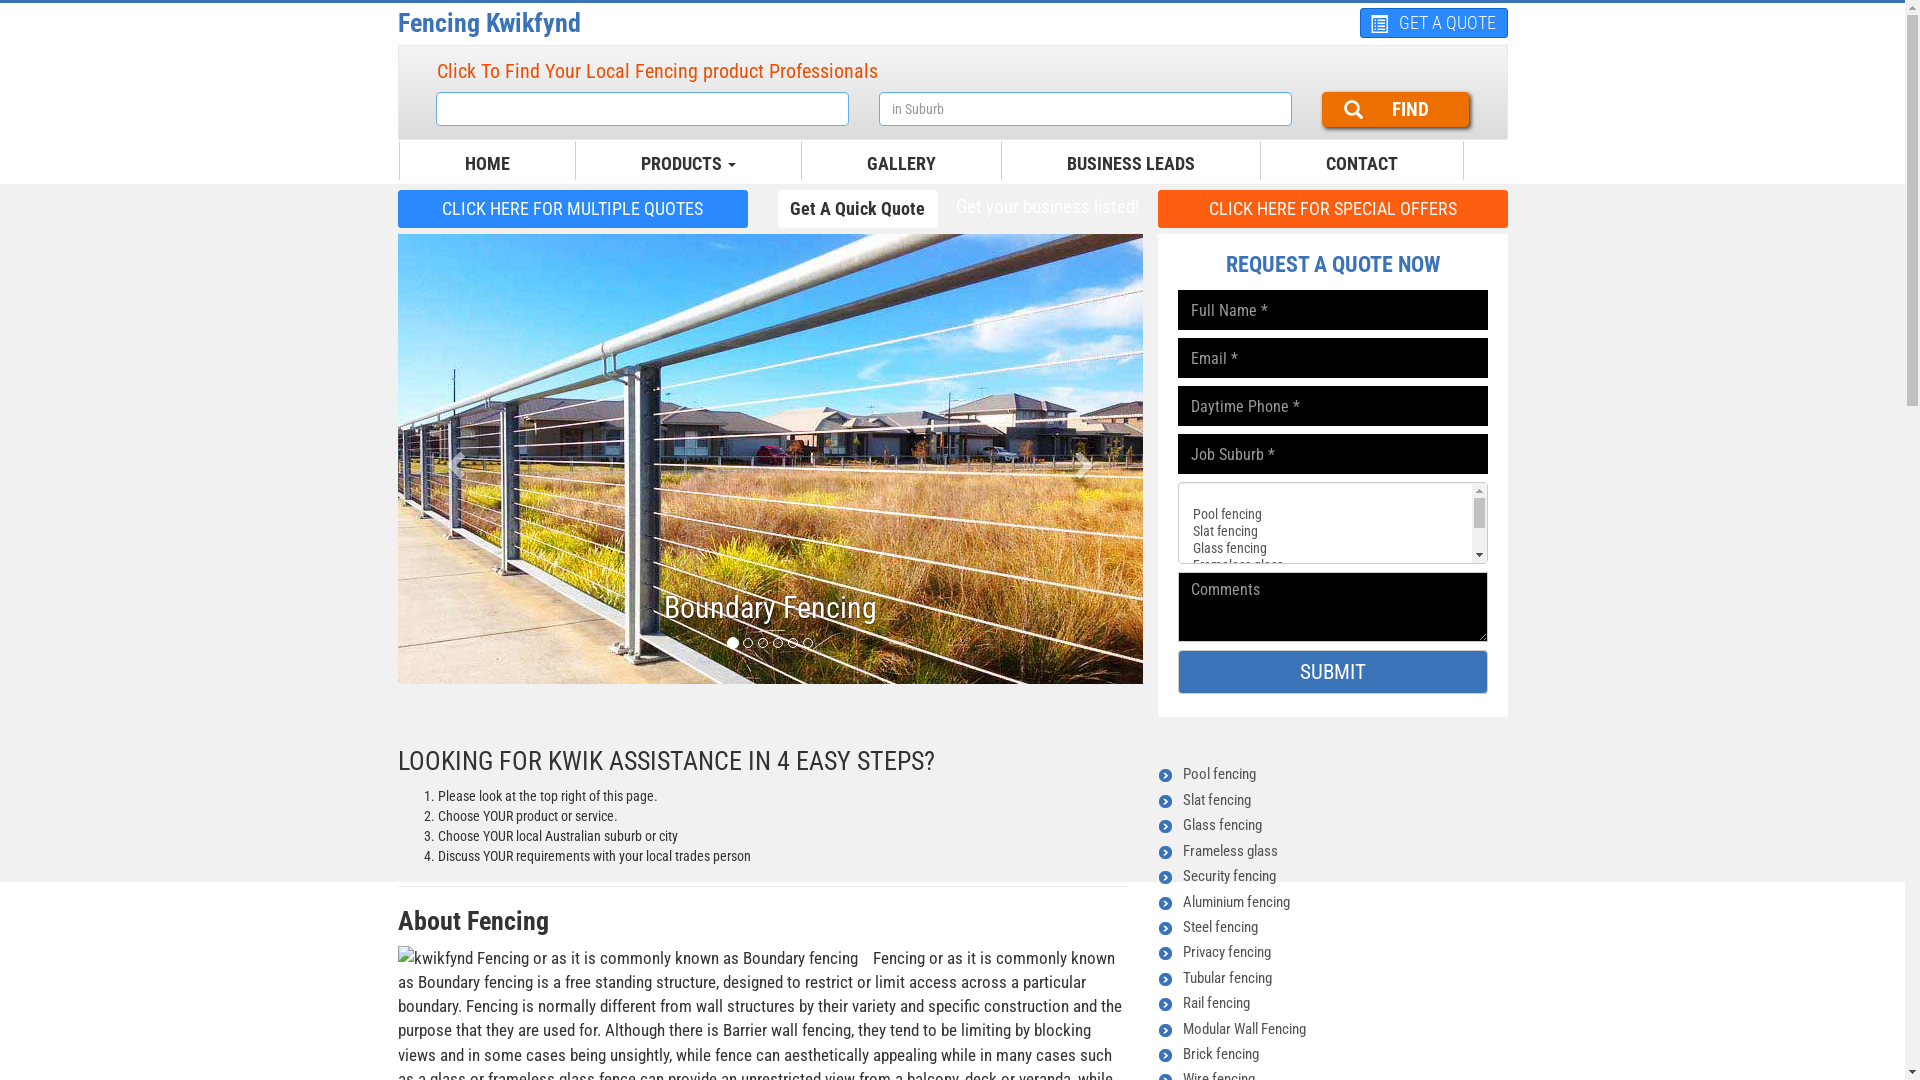  I want to click on 'Pool fencing', so click(1217, 773).